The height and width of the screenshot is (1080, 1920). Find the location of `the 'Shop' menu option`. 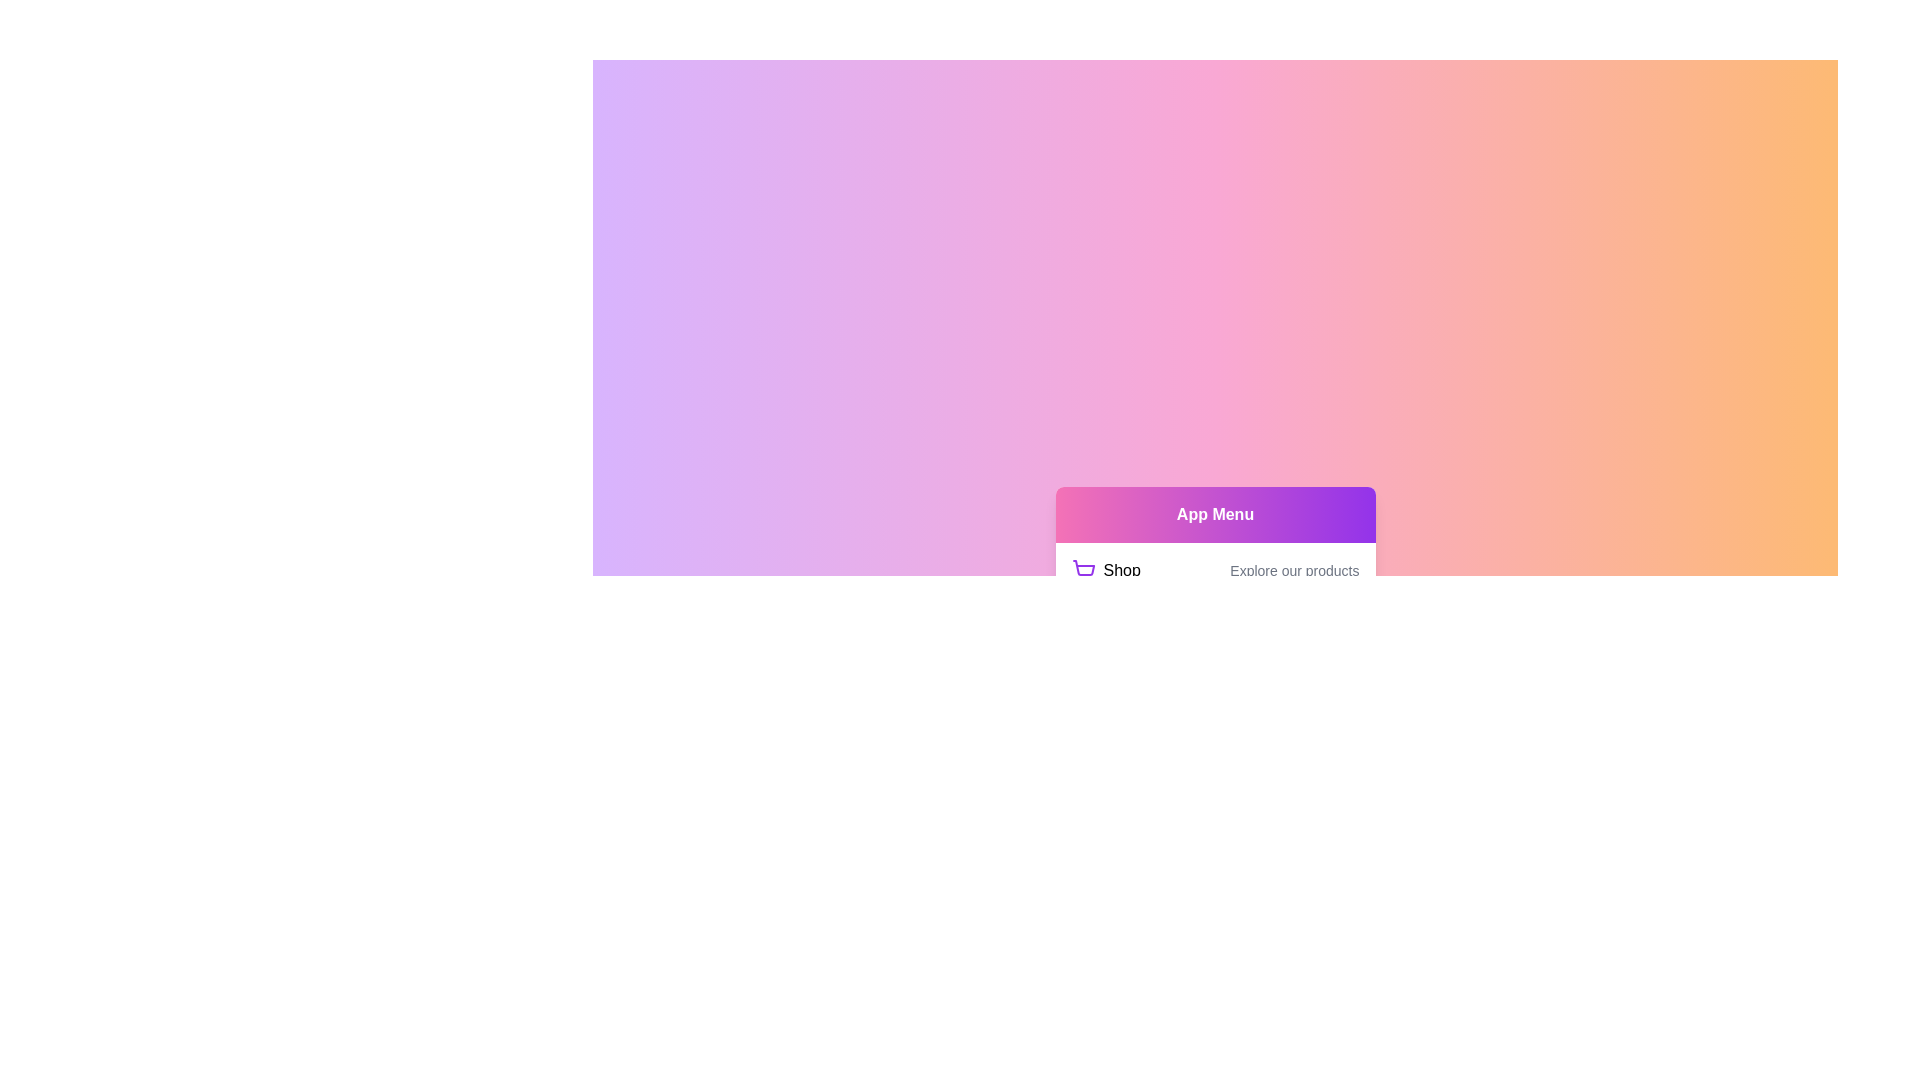

the 'Shop' menu option is located at coordinates (1104, 570).